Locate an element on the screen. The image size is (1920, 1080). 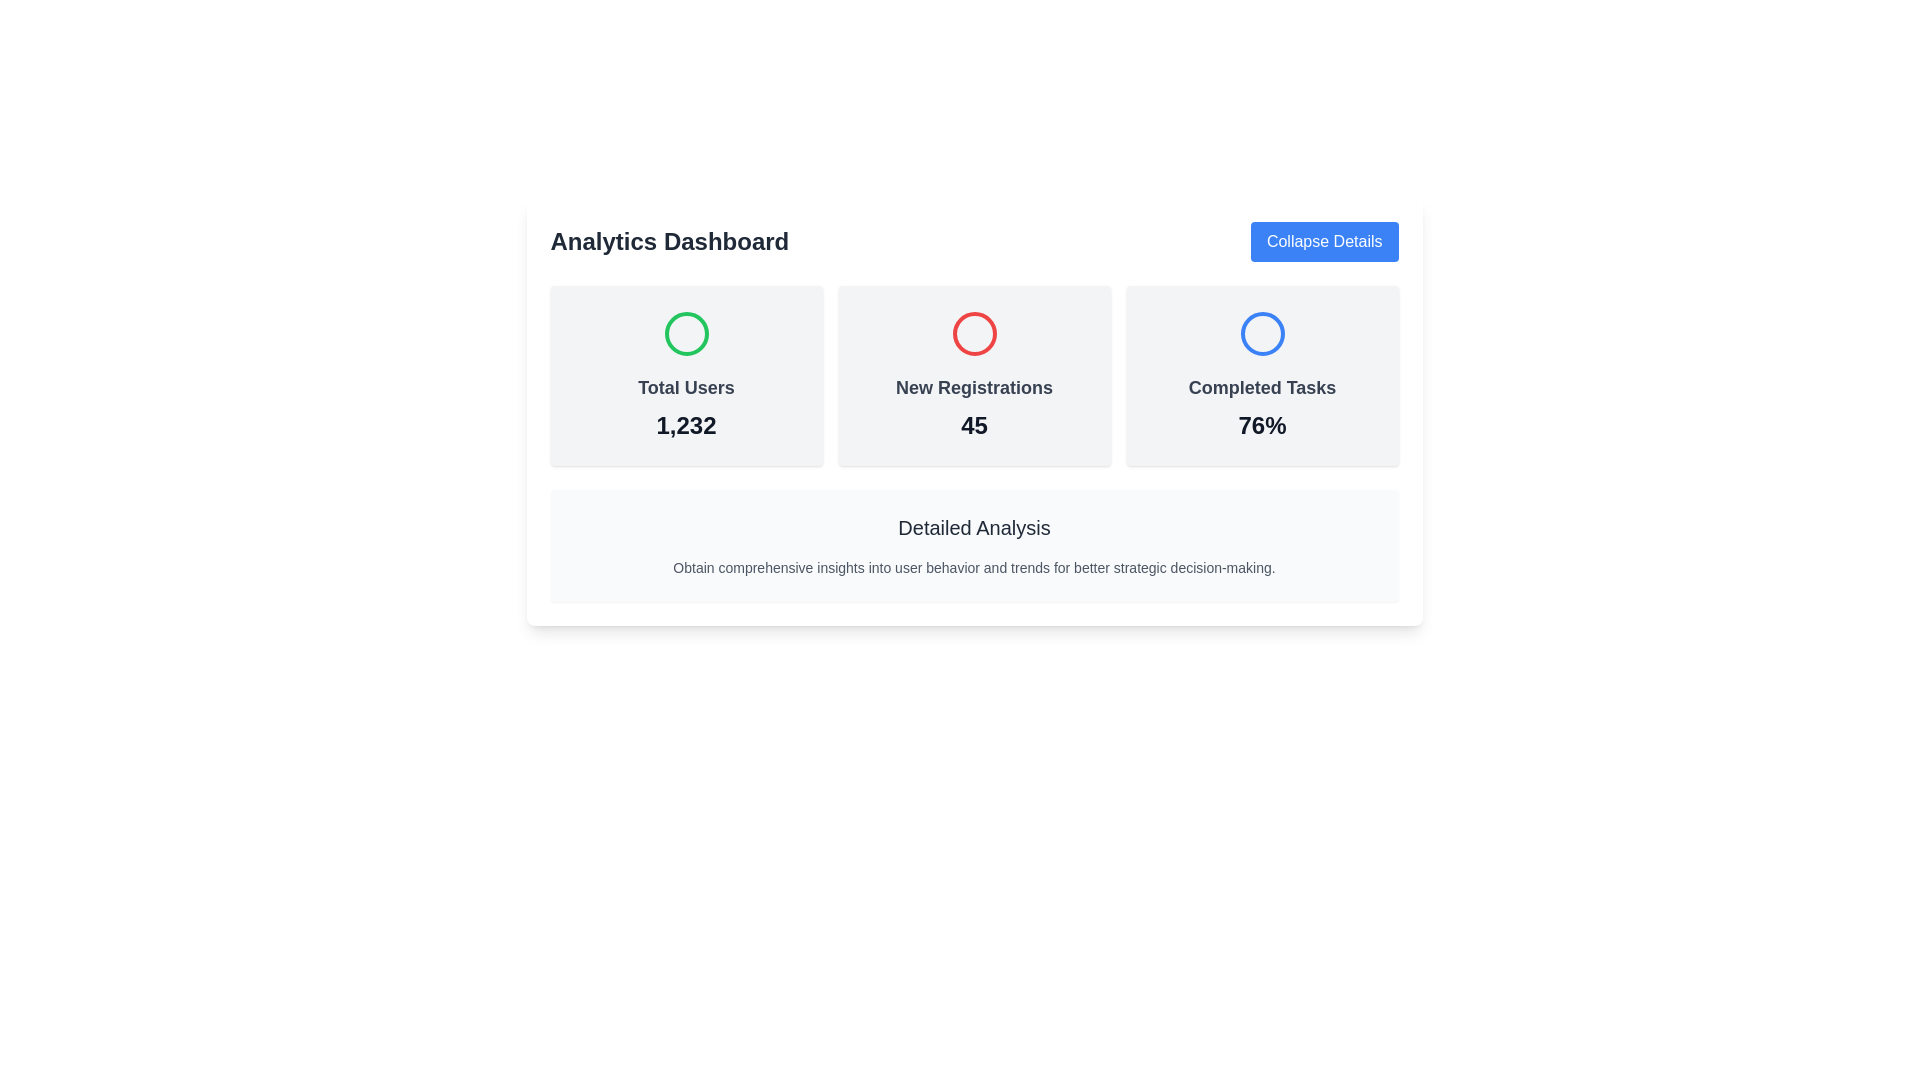
the percentage text element that indicates the completion rate of tasks, located below 'Completed Tasks' in the third card of the interface layout is located at coordinates (1261, 424).